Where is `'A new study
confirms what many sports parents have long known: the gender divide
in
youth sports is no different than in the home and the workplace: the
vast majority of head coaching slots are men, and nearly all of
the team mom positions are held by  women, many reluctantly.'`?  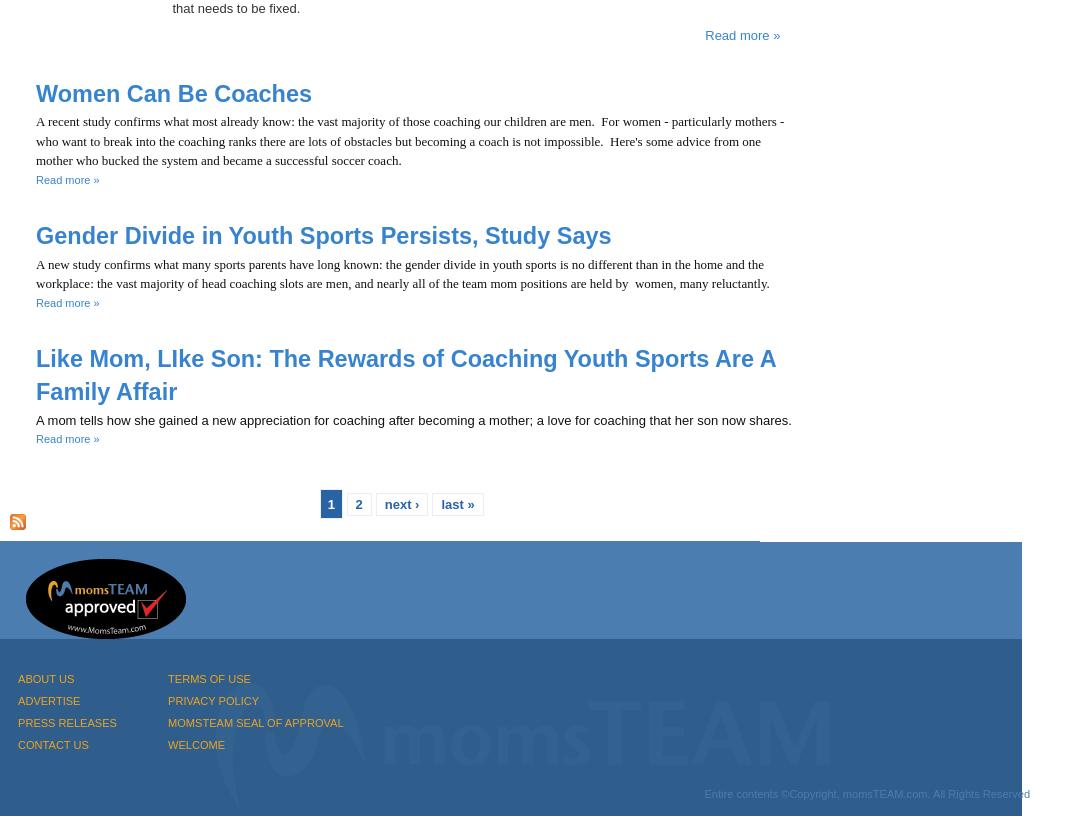 'A new study
confirms what many sports parents have long known: the gender divide
in
youth sports is no different than in the home and the workplace: the
vast majority of head coaching slots are men, and nearly all of
the team mom positions are held by  women, many reluctantly.' is located at coordinates (401, 272).